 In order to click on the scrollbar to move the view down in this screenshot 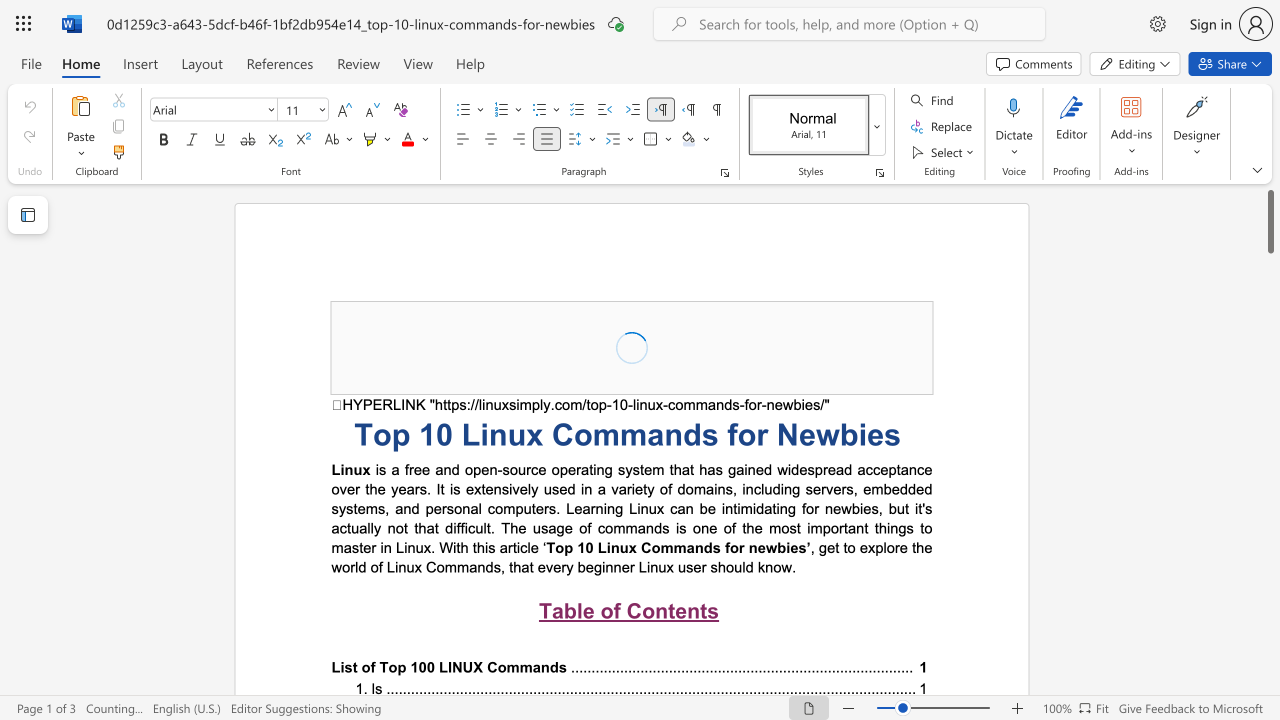, I will do `click(1269, 418)`.